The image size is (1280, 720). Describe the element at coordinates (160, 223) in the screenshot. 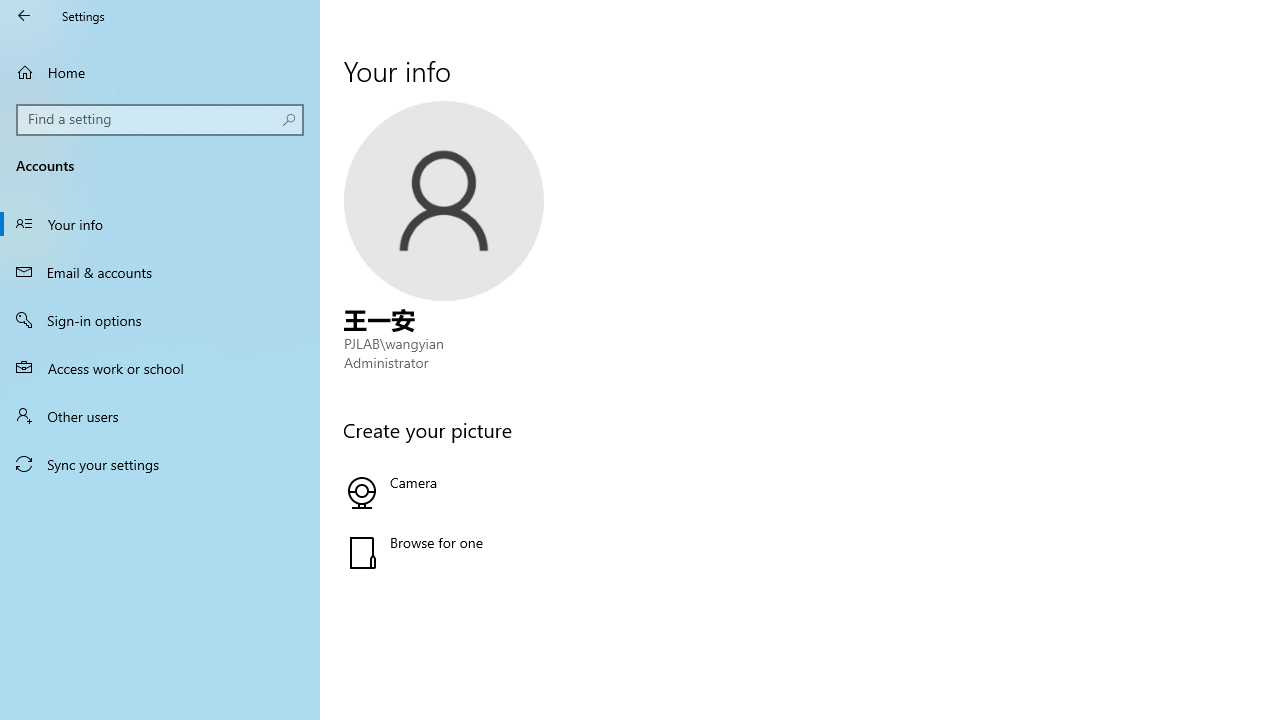

I see `'Your info'` at that location.